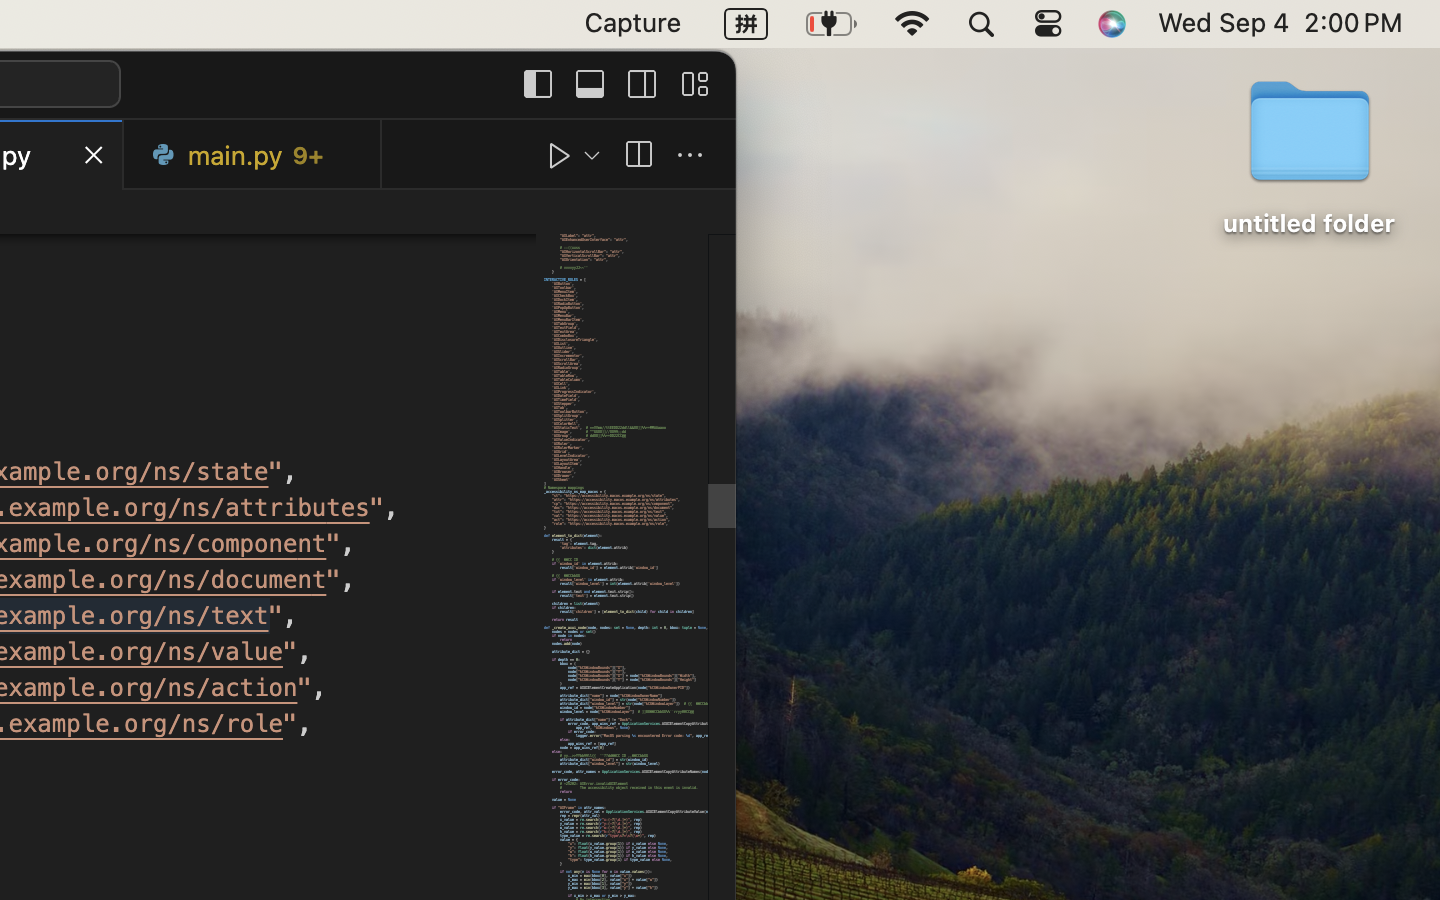 The width and height of the screenshot is (1440, 900). What do you see at coordinates (536, 82) in the screenshot?
I see `''` at bounding box center [536, 82].